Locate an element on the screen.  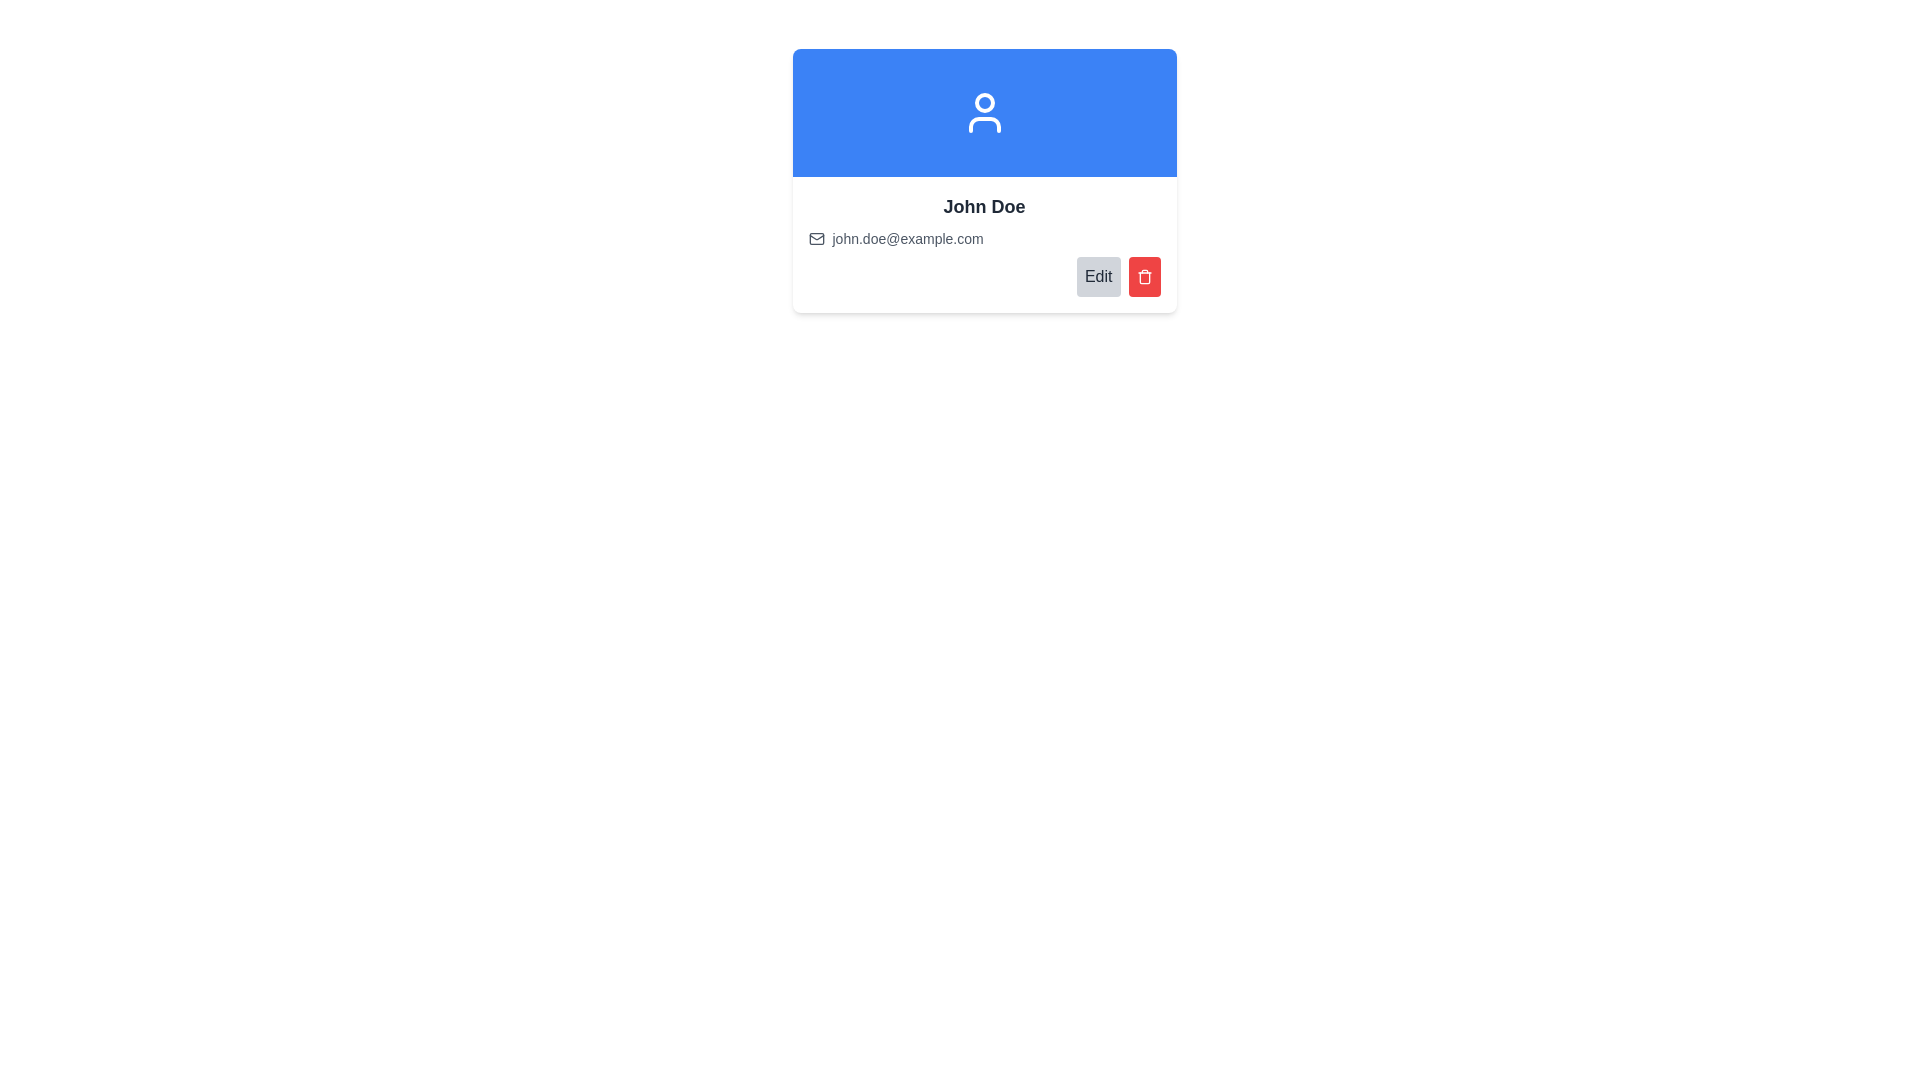
the red button with rounded corners featuring a trash bin icon located at the bottom-right corner of the user information card to observe its hover effect is located at coordinates (1144, 277).